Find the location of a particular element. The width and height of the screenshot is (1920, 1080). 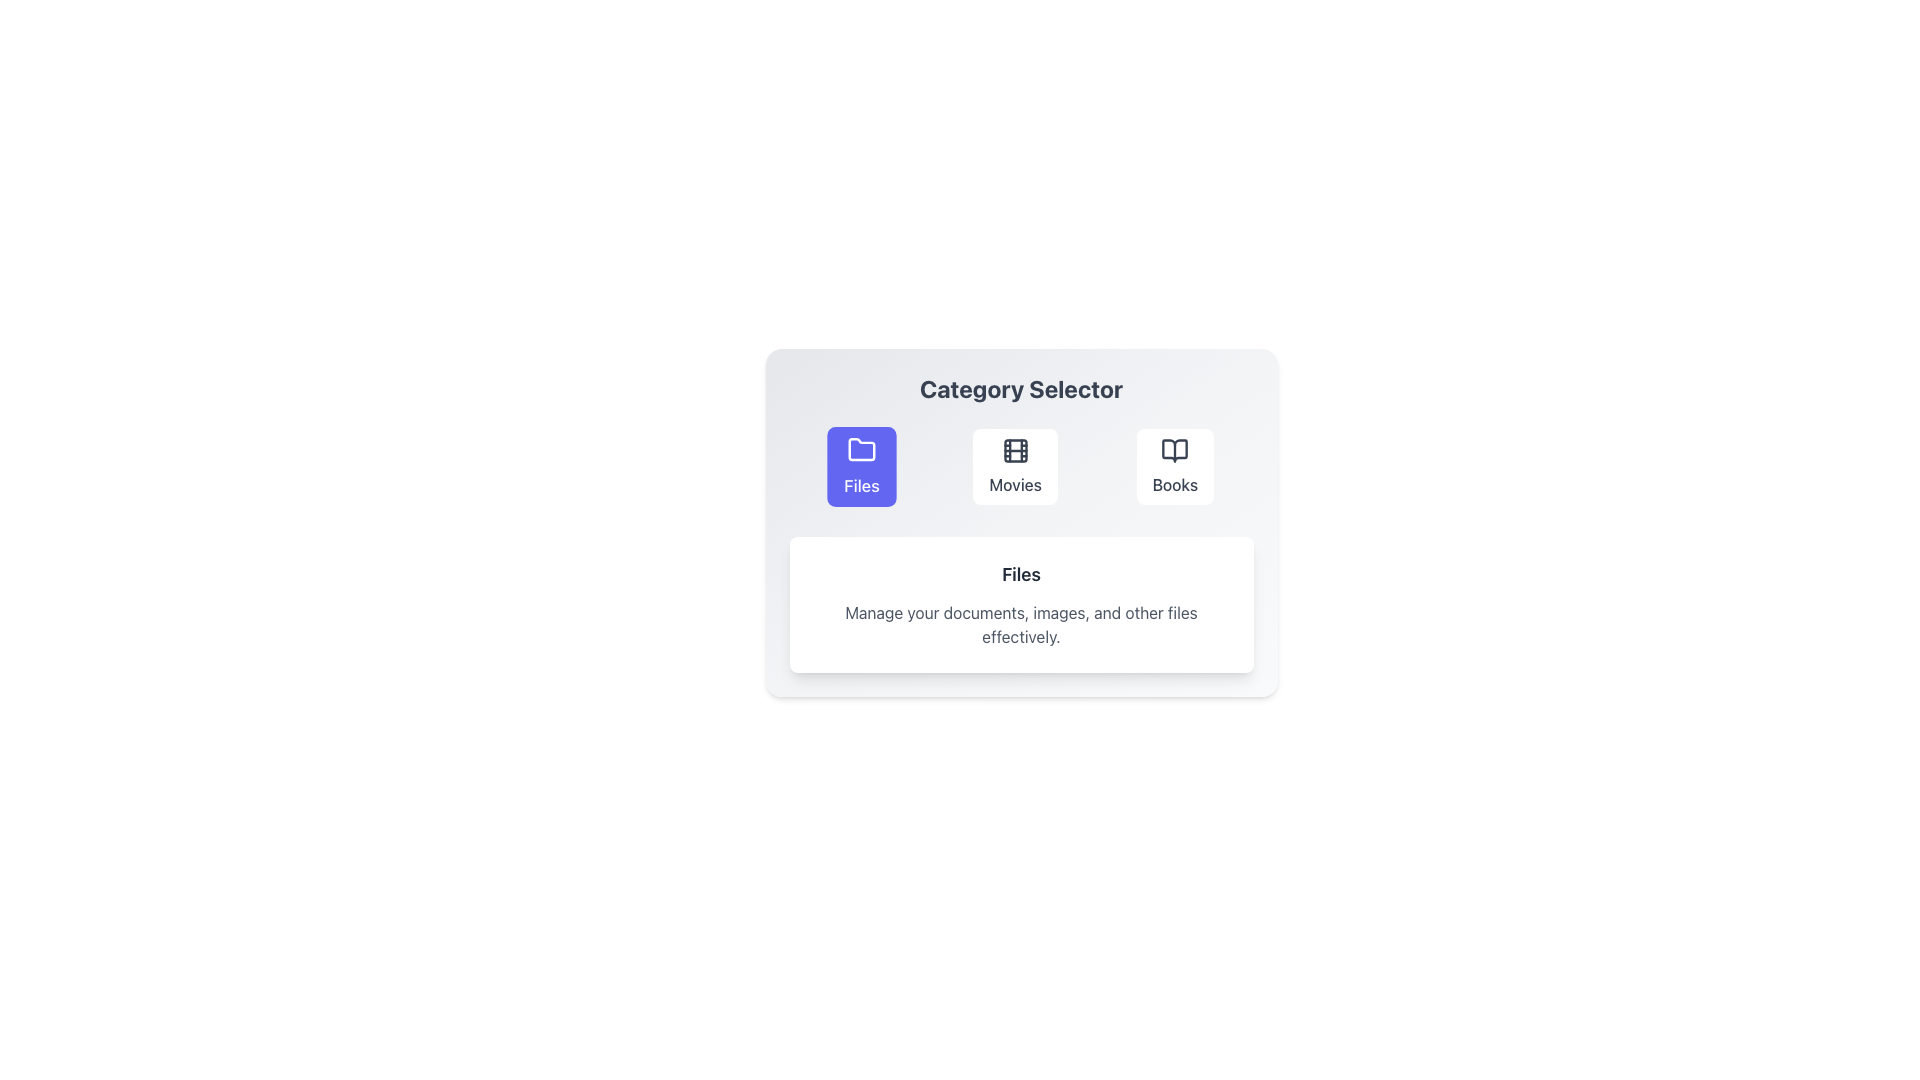

the 'Files' button which contains the SVG icon representing the 'Files' category, located at the center coordinates of the button is located at coordinates (861, 450).